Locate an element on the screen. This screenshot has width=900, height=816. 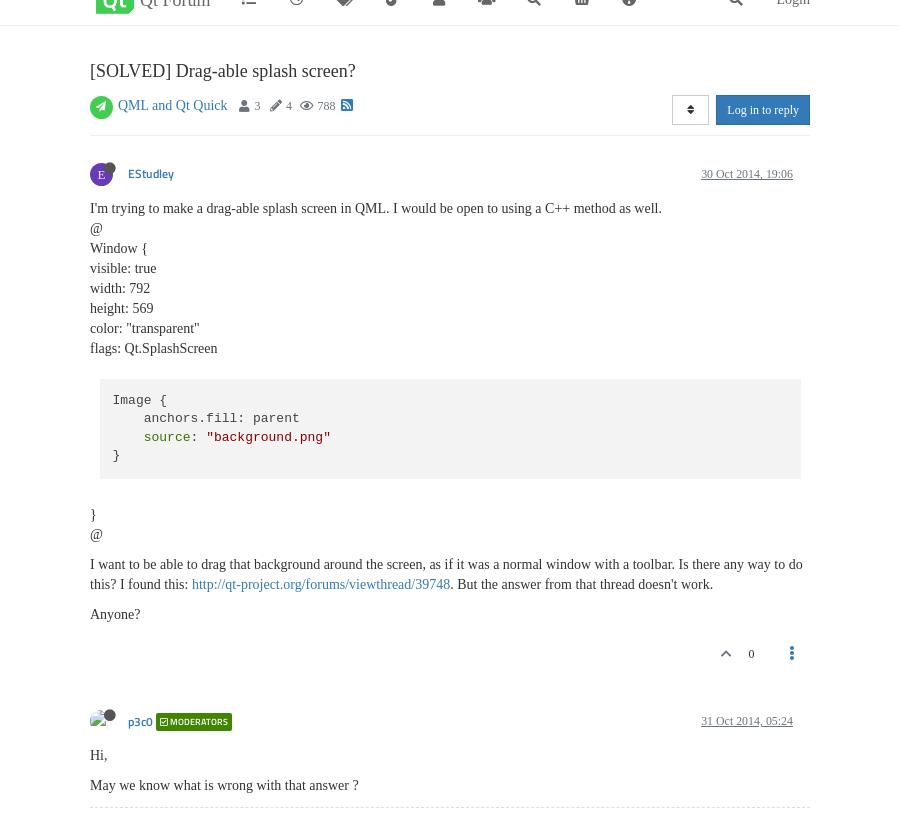
'Moderators' is located at coordinates (198, 721).